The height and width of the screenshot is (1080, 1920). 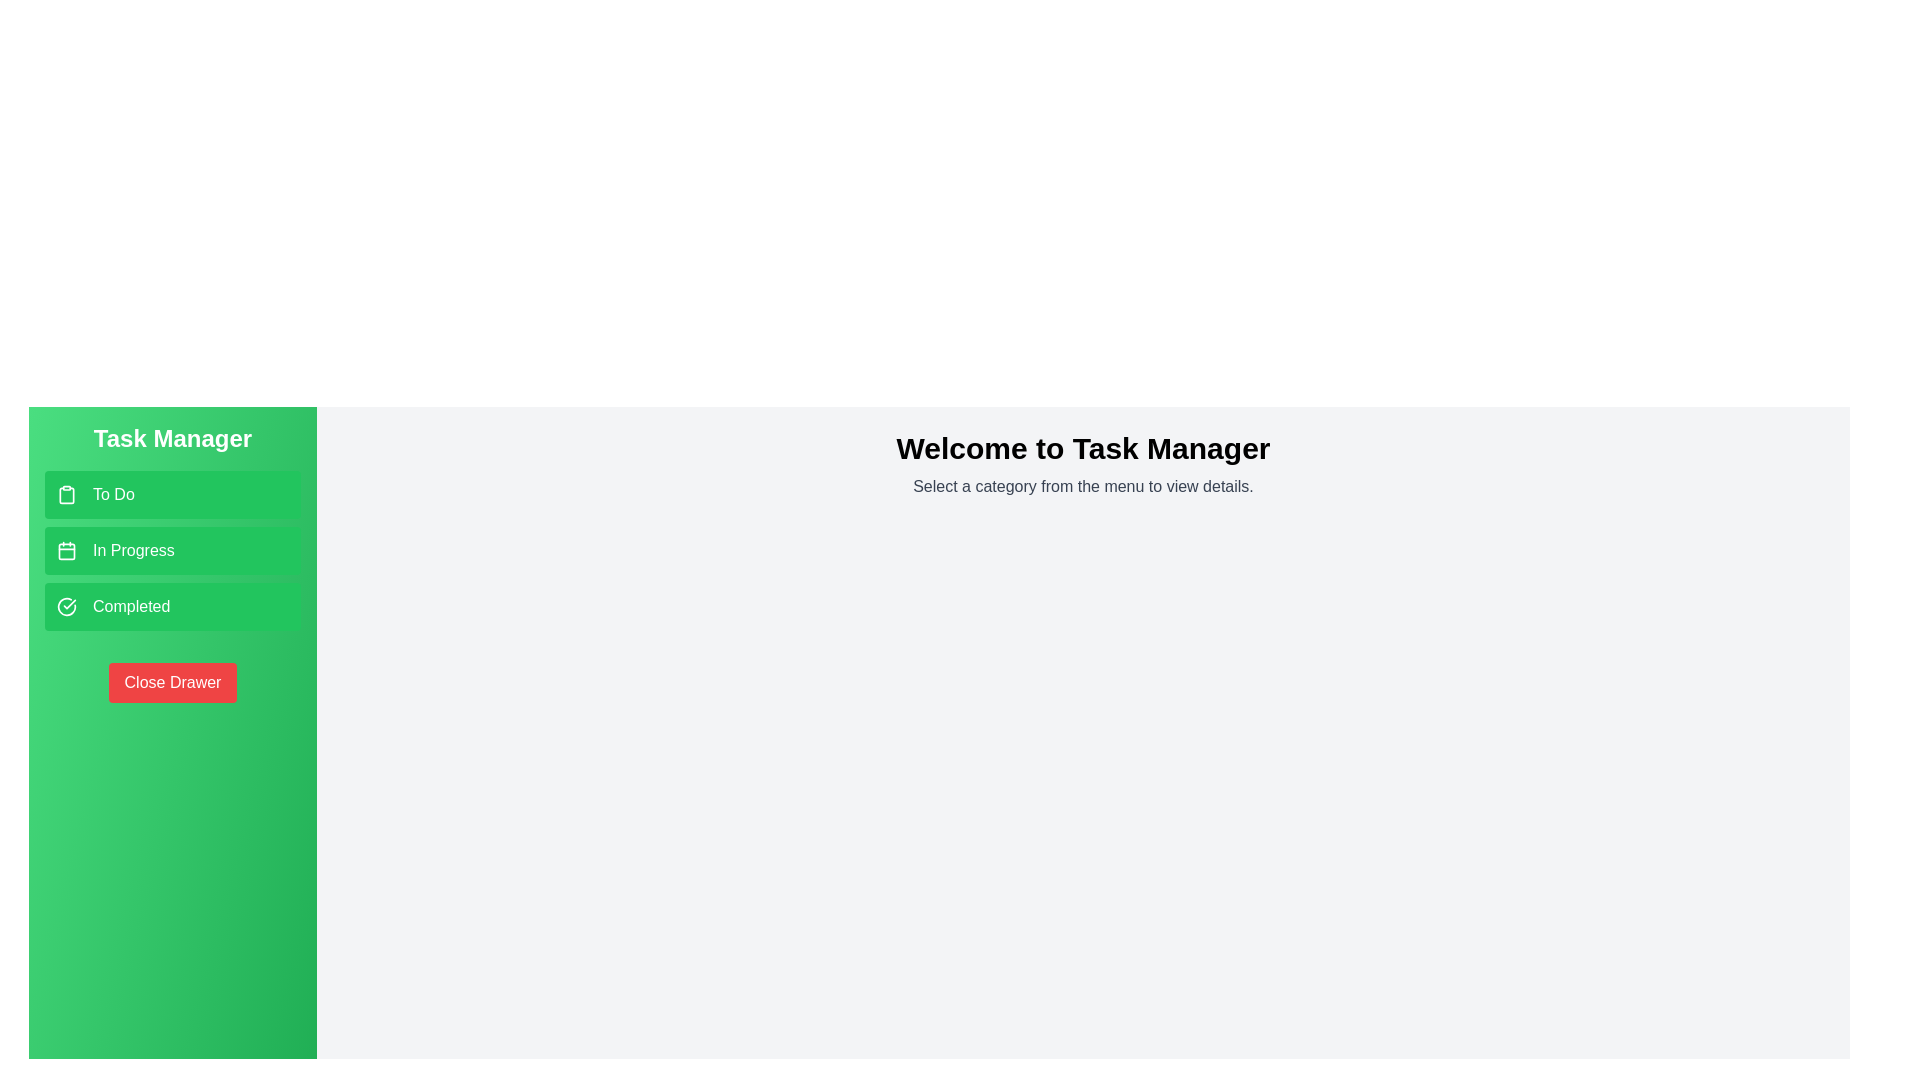 I want to click on the icon next to the category name Completed, so click(x=67, y=605).